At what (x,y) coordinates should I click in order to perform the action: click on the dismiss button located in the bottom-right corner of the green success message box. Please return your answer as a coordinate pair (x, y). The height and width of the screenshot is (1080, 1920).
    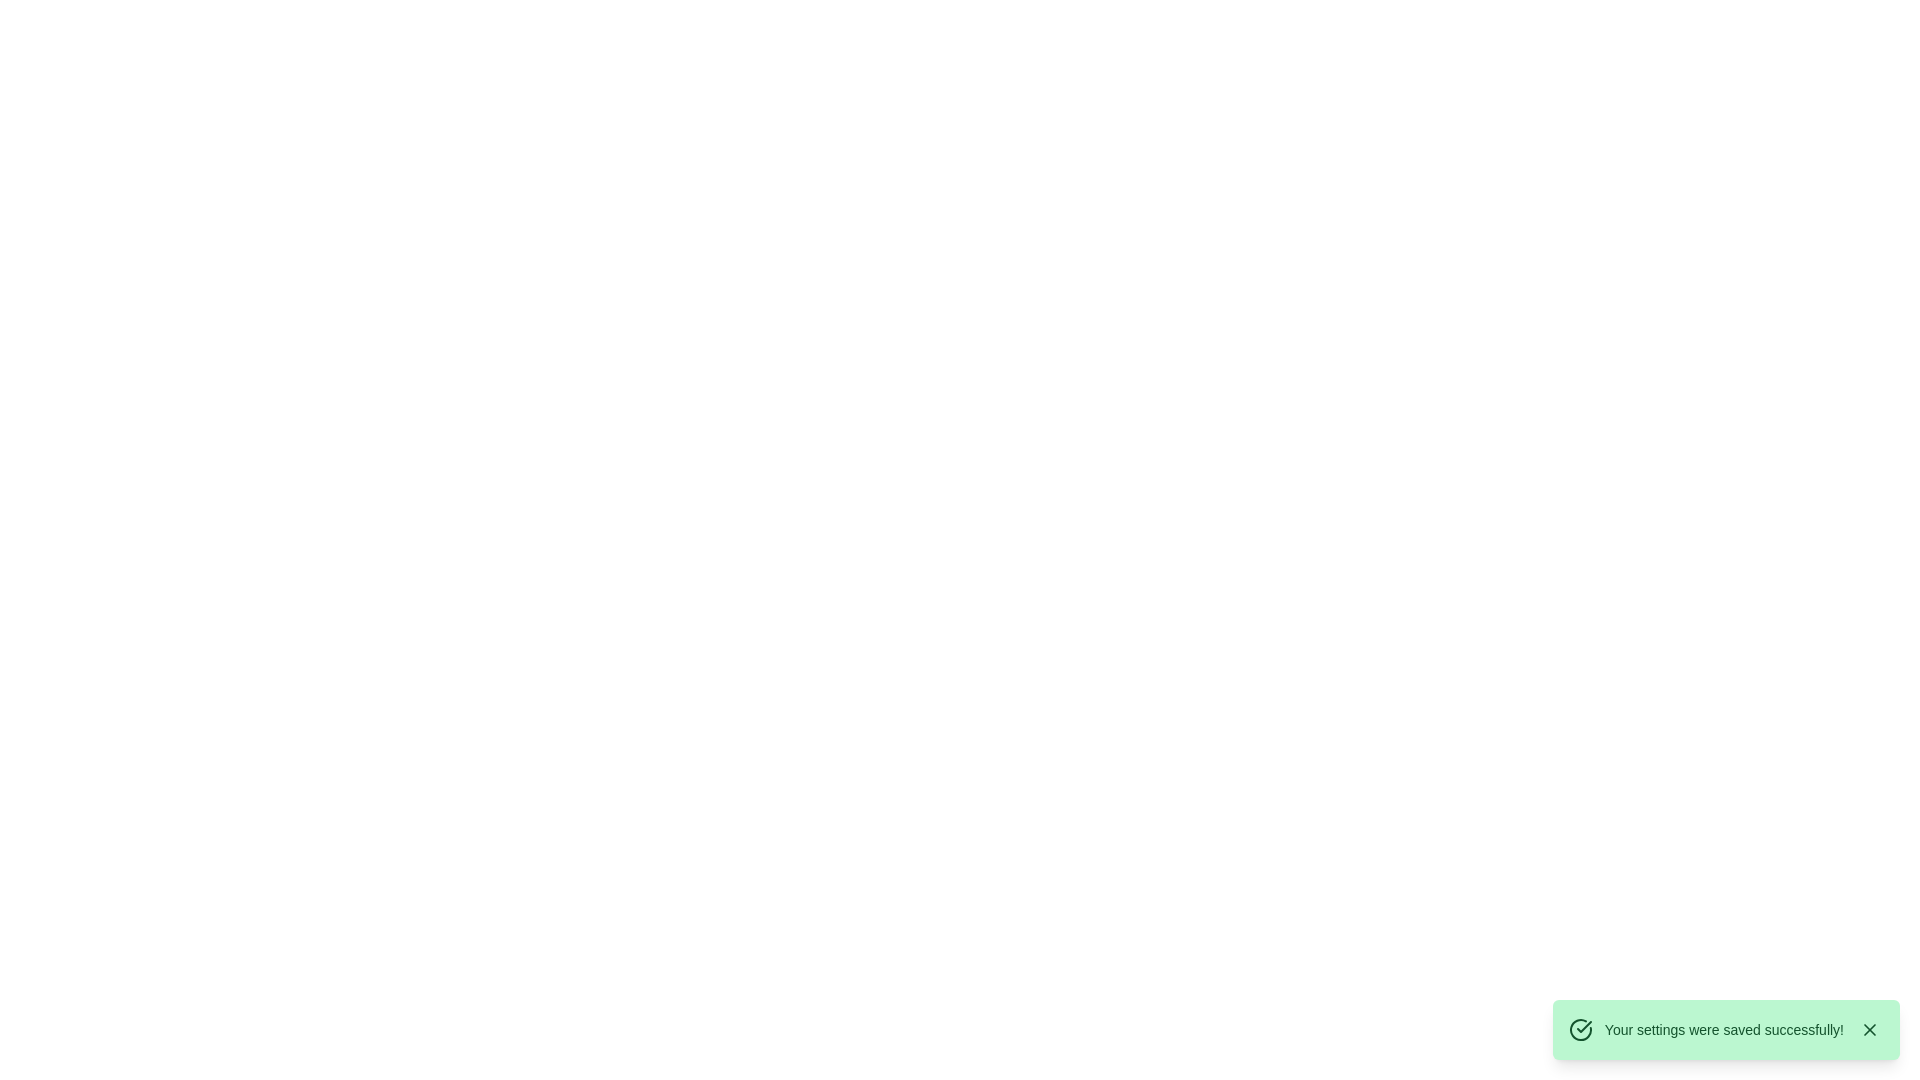
    Looking at the image, I should click on (1869, 1029).